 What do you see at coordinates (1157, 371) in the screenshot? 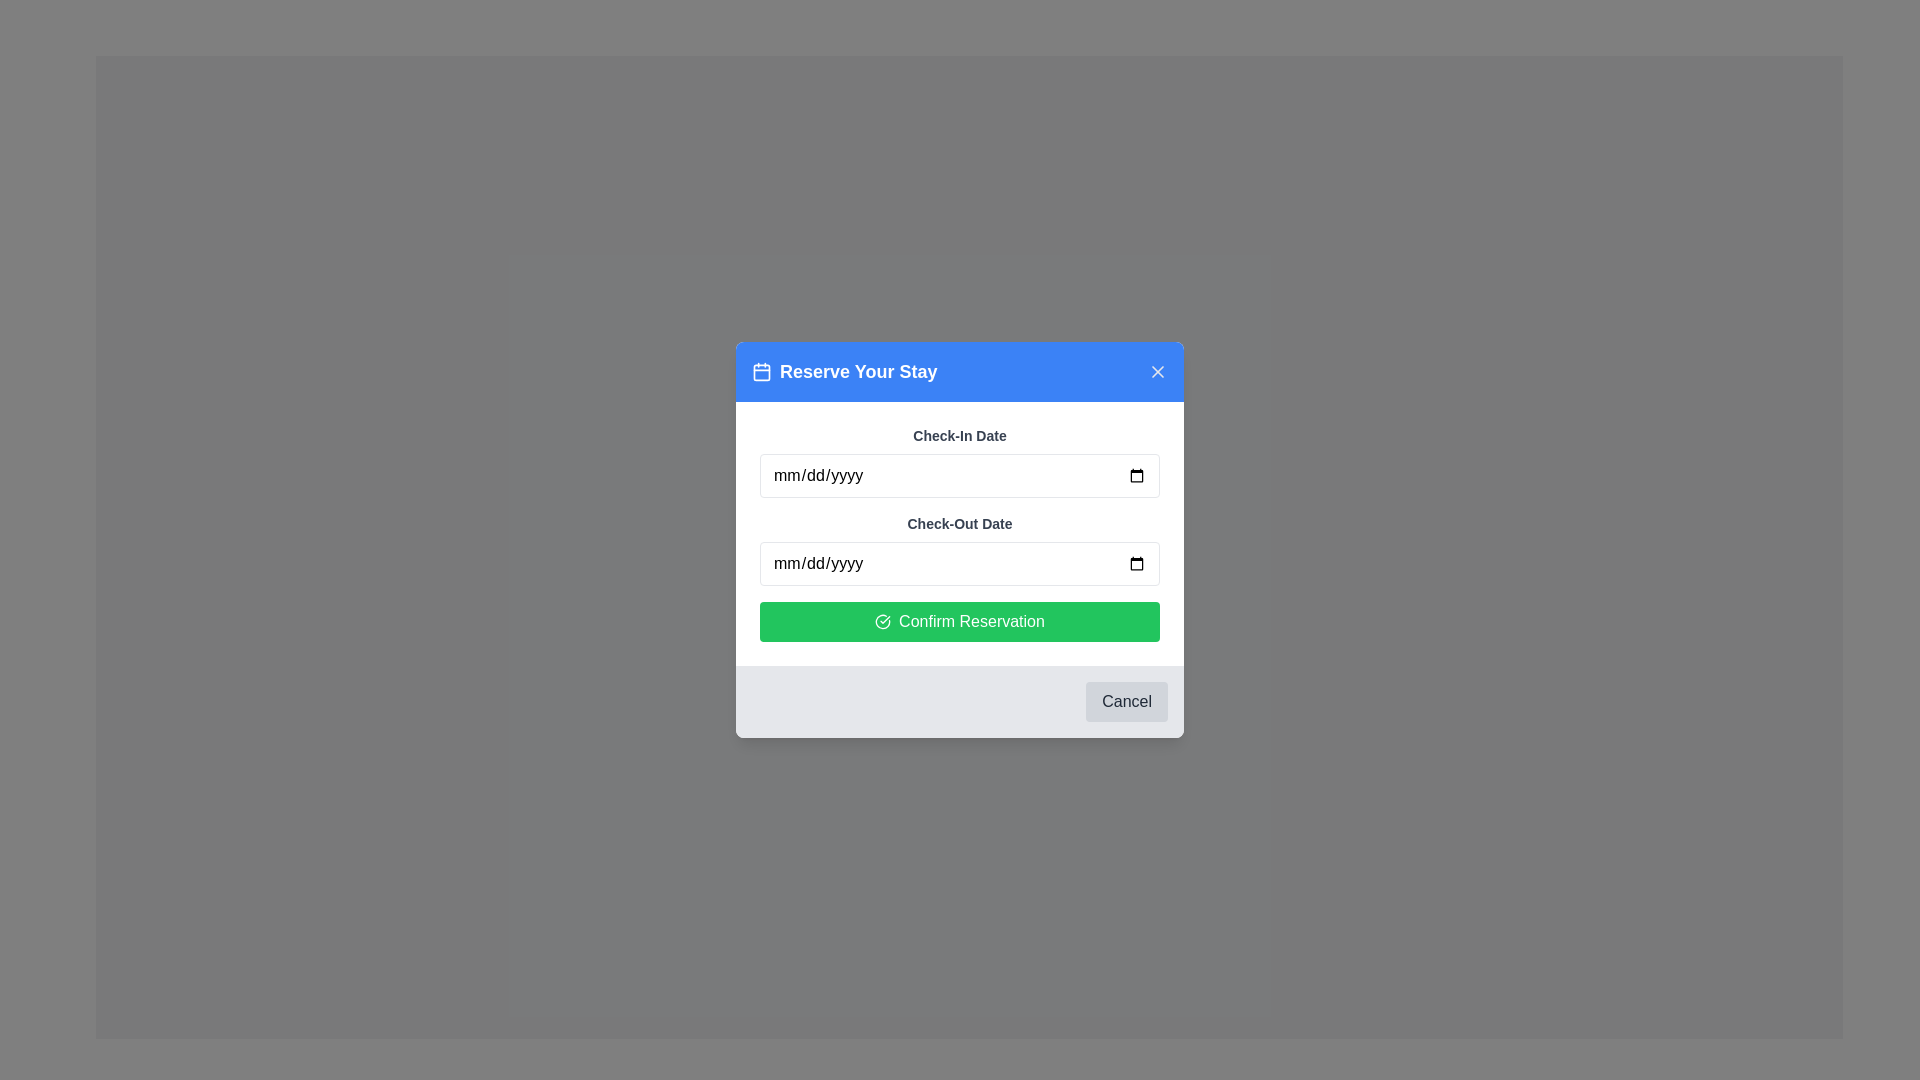
I see `the close button located at the top-right corner of the 'Reserve Your Stay' modal header` at bounding box center [1157, 371].